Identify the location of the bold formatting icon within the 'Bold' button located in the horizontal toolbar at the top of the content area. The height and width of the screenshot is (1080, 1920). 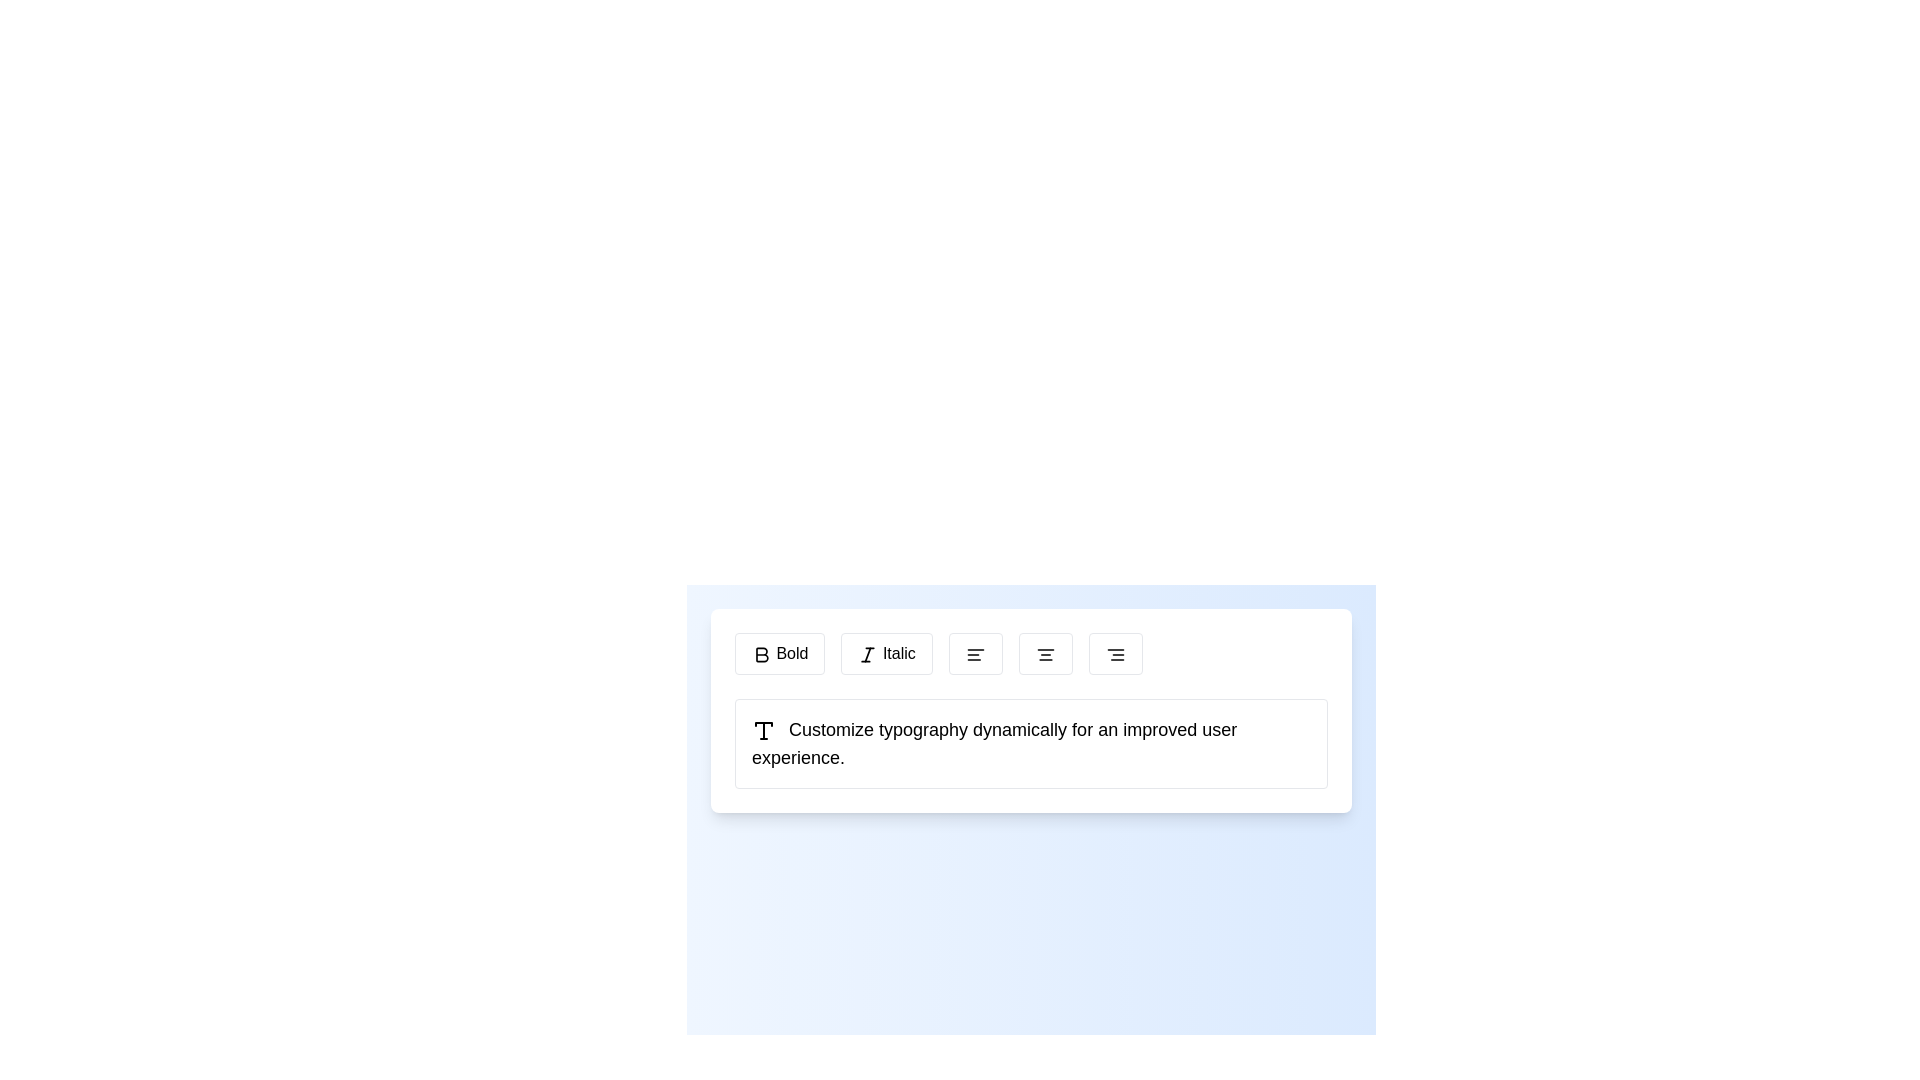
(761, 654).